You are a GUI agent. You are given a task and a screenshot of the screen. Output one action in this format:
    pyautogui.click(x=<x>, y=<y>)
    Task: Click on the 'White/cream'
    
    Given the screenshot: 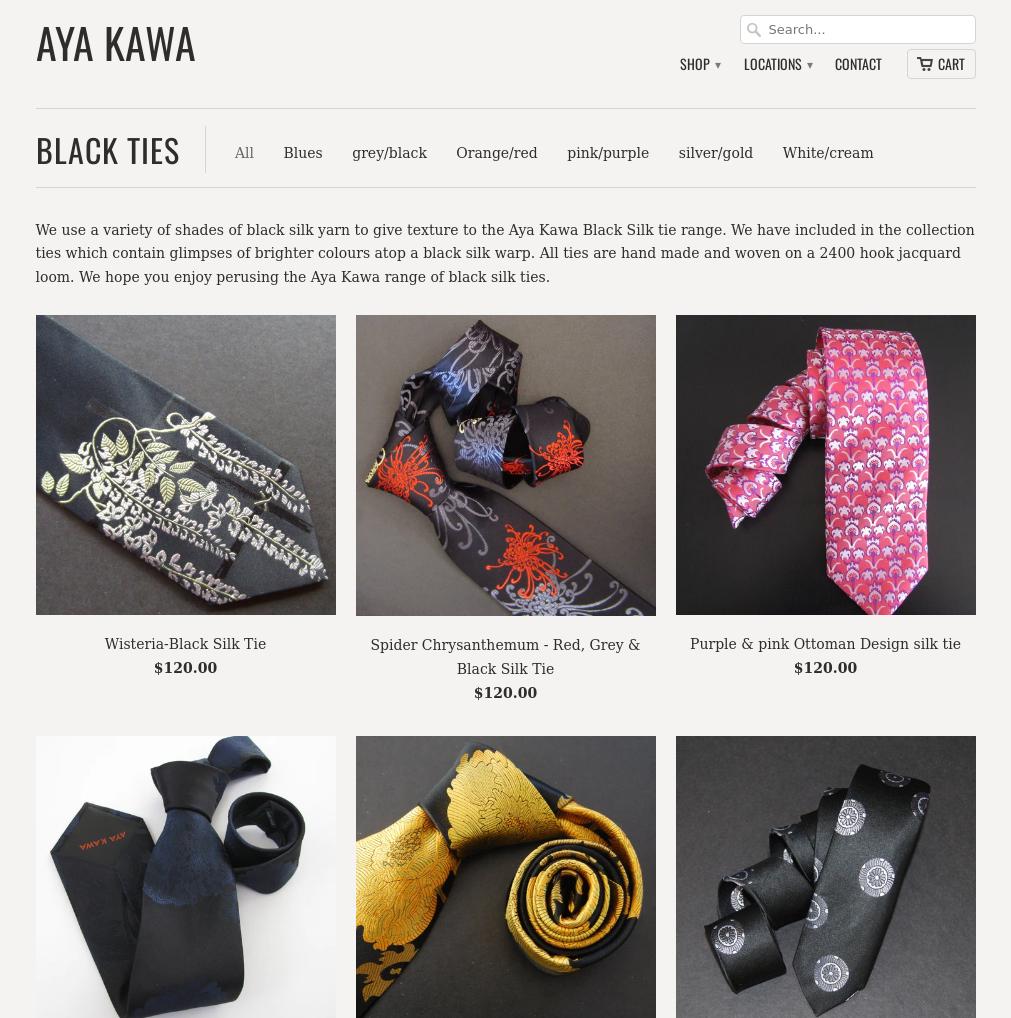 What is the action you would take?
    pyautogui.click(x=826, y=150)
    